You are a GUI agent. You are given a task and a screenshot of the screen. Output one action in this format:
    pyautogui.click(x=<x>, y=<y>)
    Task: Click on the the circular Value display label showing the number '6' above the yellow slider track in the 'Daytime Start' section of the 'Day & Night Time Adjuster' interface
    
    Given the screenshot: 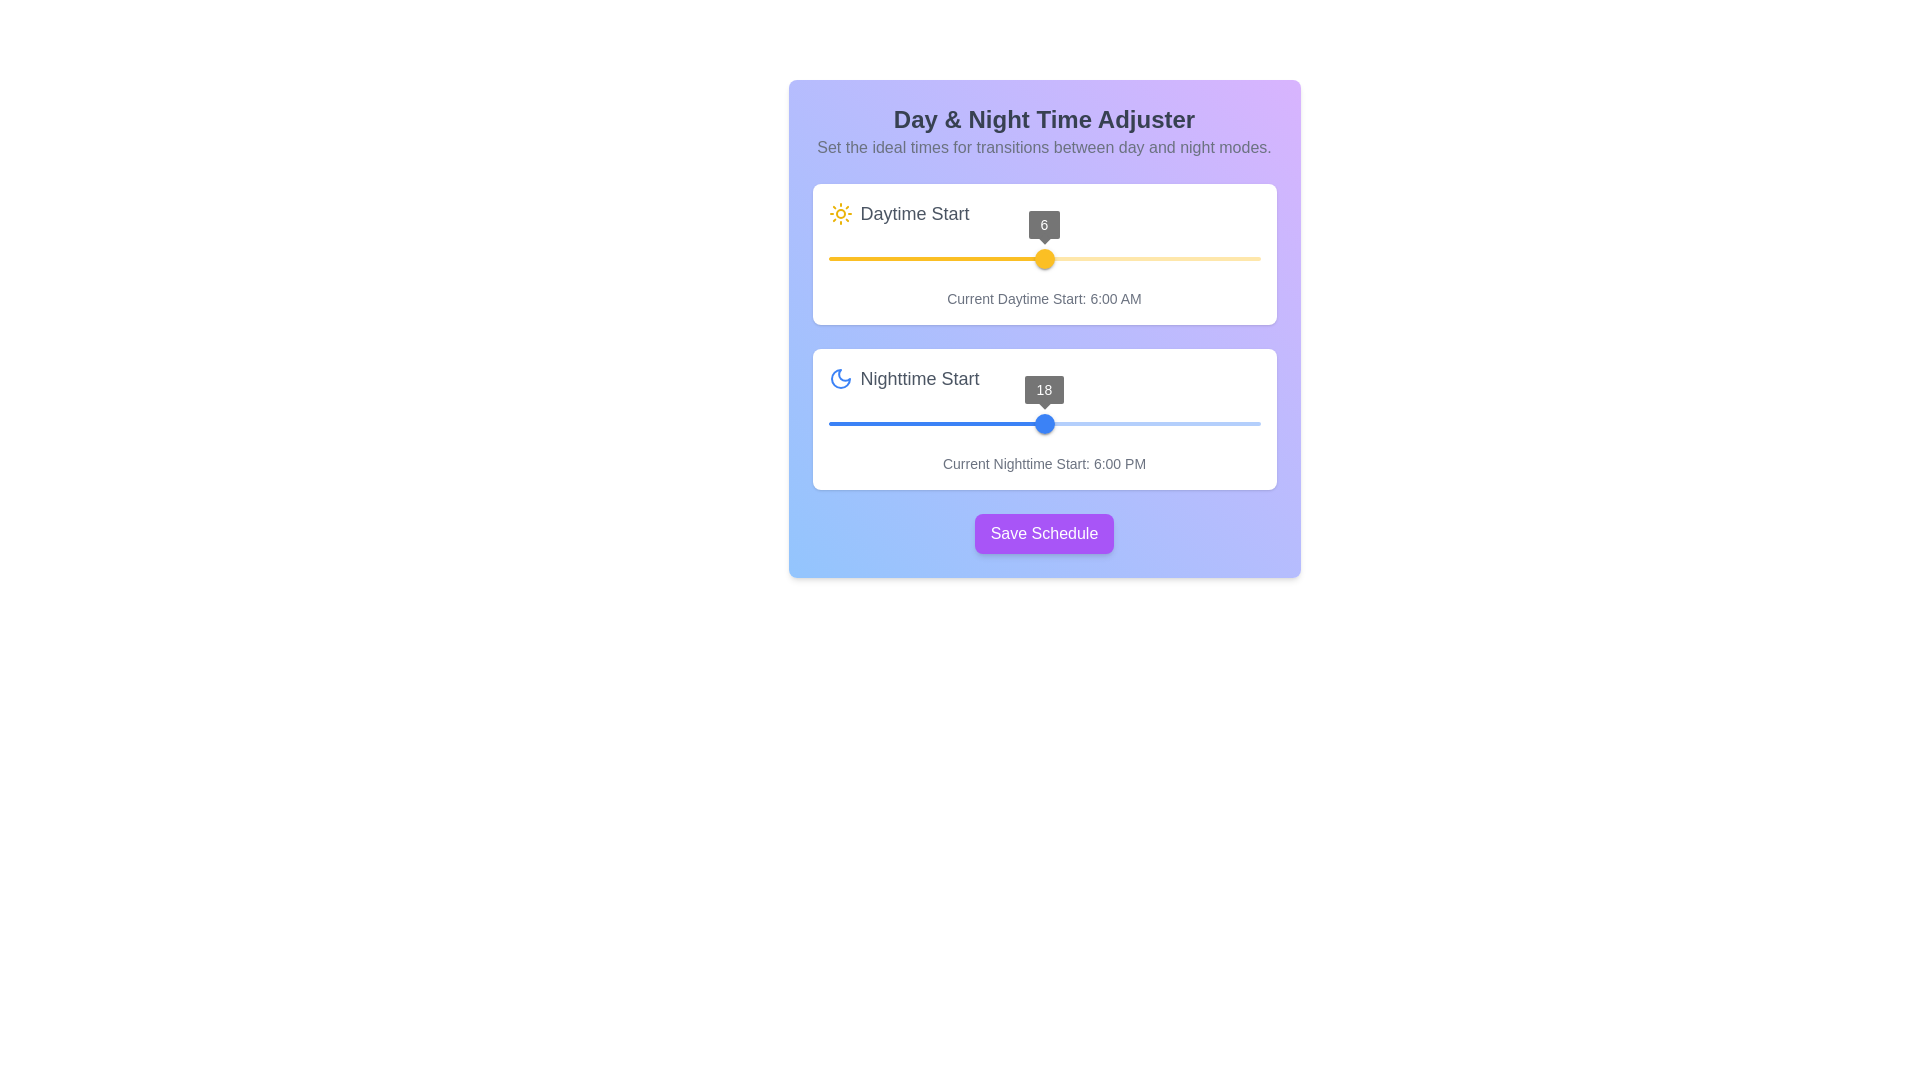 What is the action you would take?
    pyautogui.click(x=1043, y=224)
    